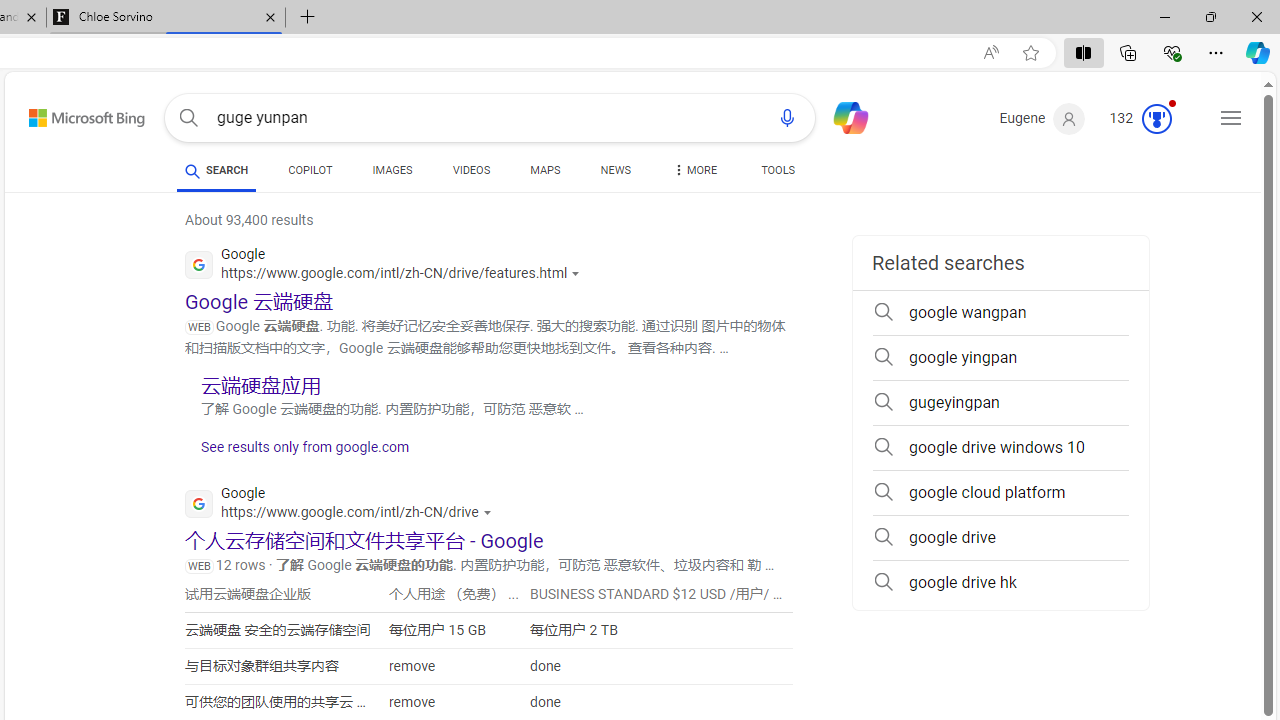 The height and width of the screenshot is (720, 1280). Describe the element at coordinates (188, 118) in the screenshot. I see `'Search button'` at that location.